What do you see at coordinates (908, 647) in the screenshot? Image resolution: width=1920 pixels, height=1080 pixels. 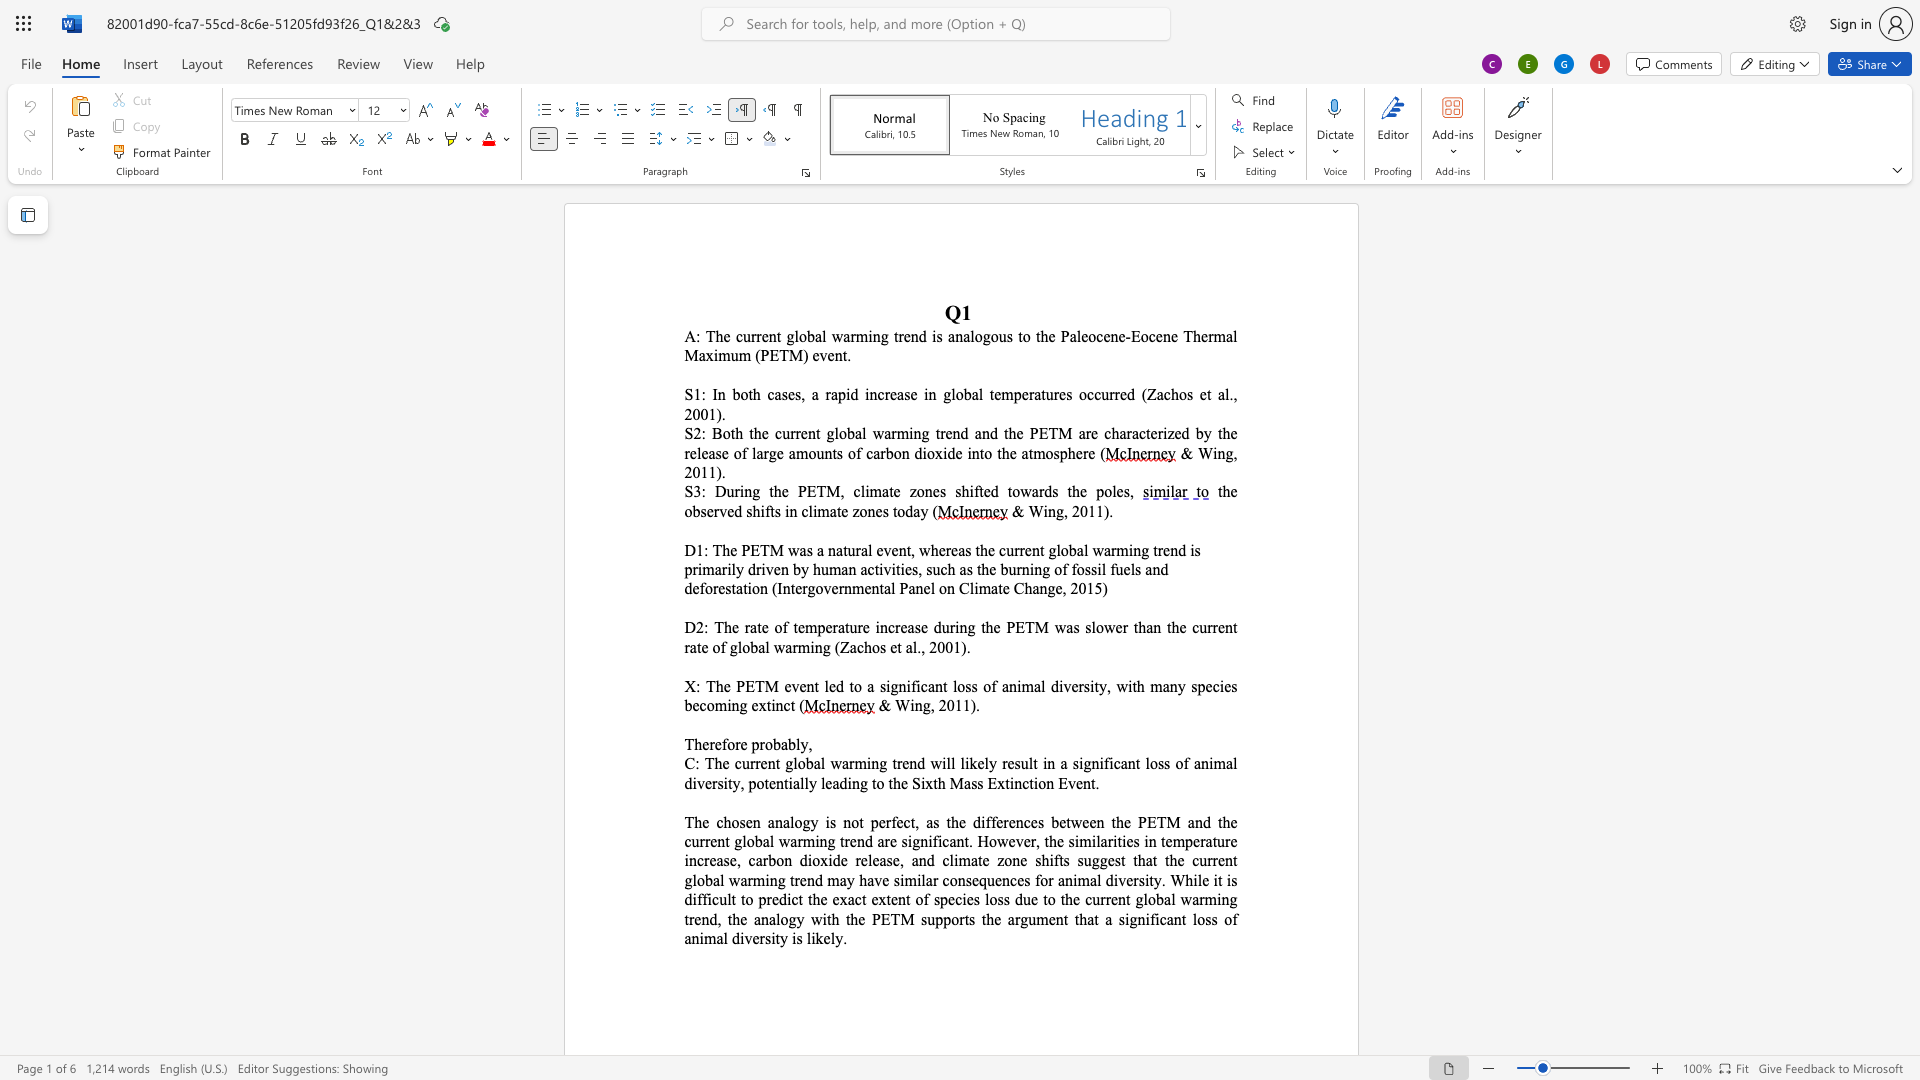 I see `the 8th character "a" in the text` at bounding box center [908, 647].